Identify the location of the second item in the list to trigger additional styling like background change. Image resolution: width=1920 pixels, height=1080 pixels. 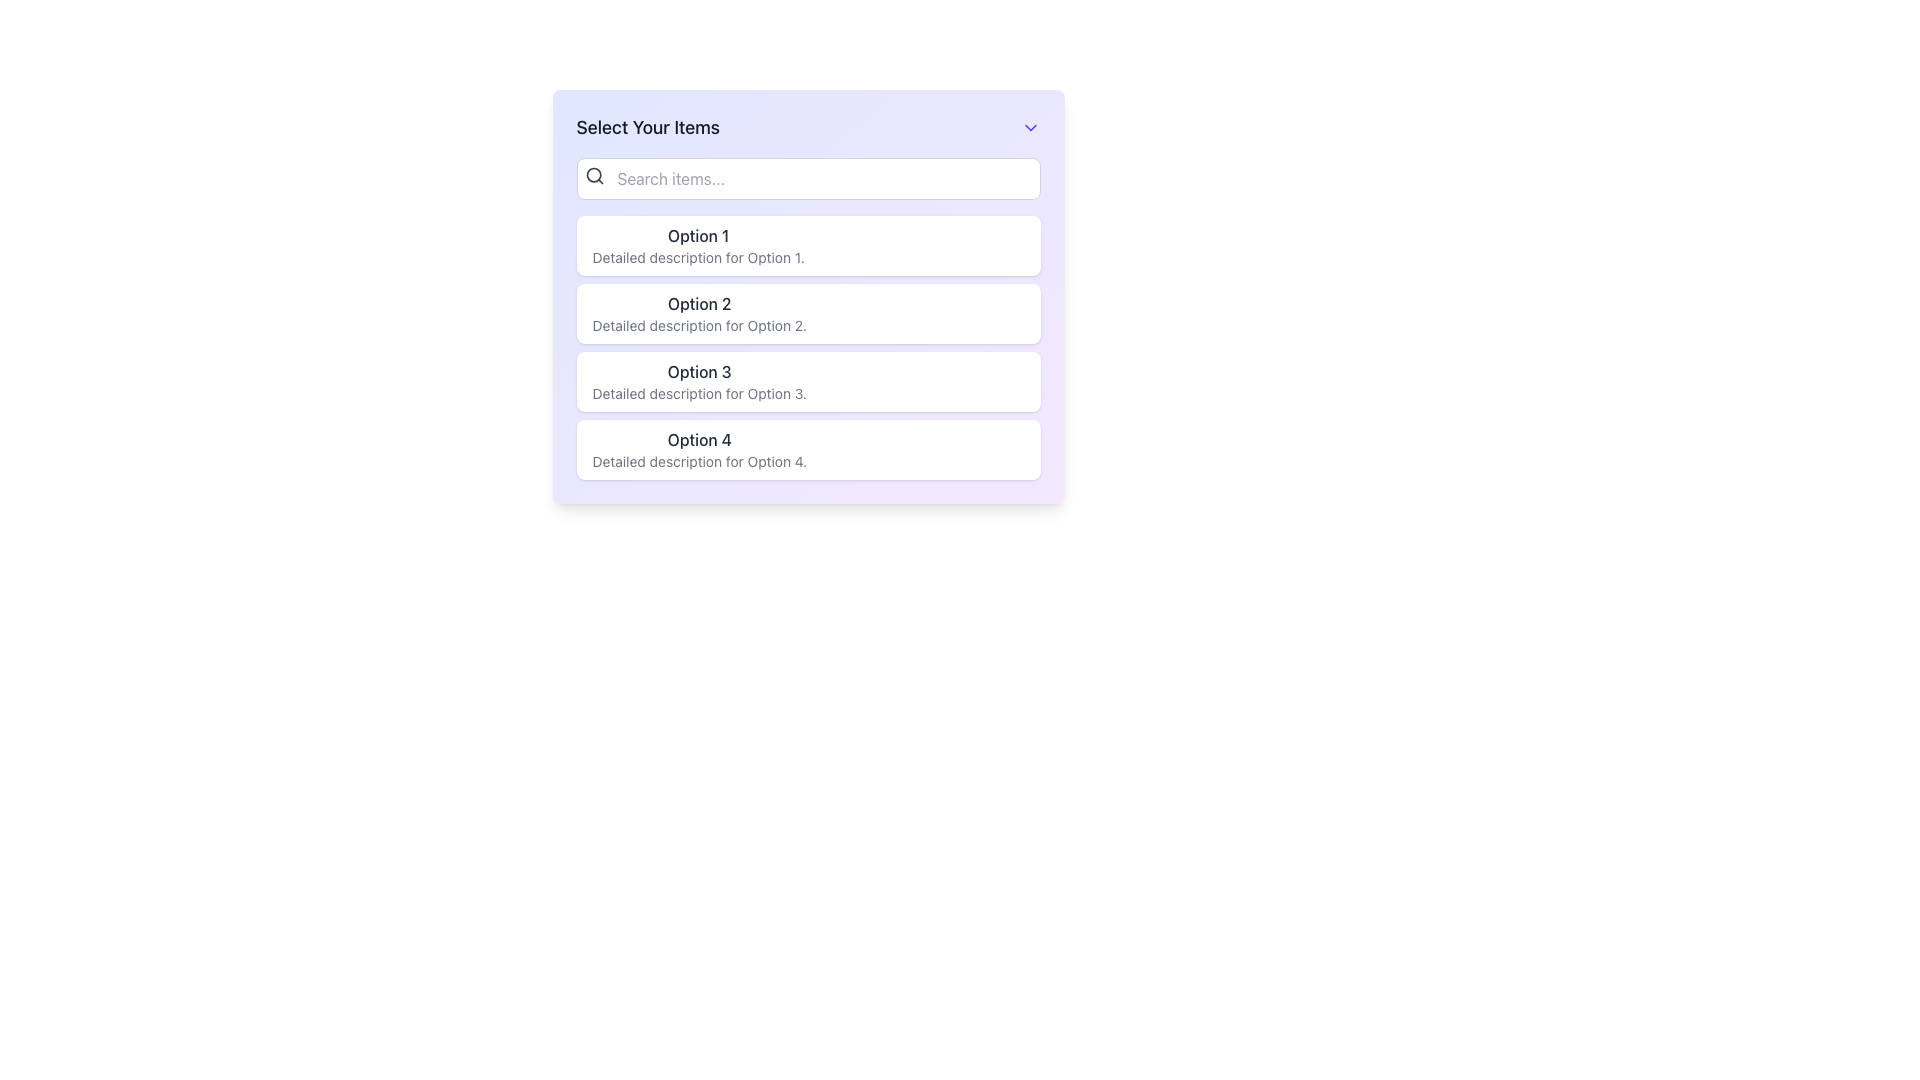
(808, 313).